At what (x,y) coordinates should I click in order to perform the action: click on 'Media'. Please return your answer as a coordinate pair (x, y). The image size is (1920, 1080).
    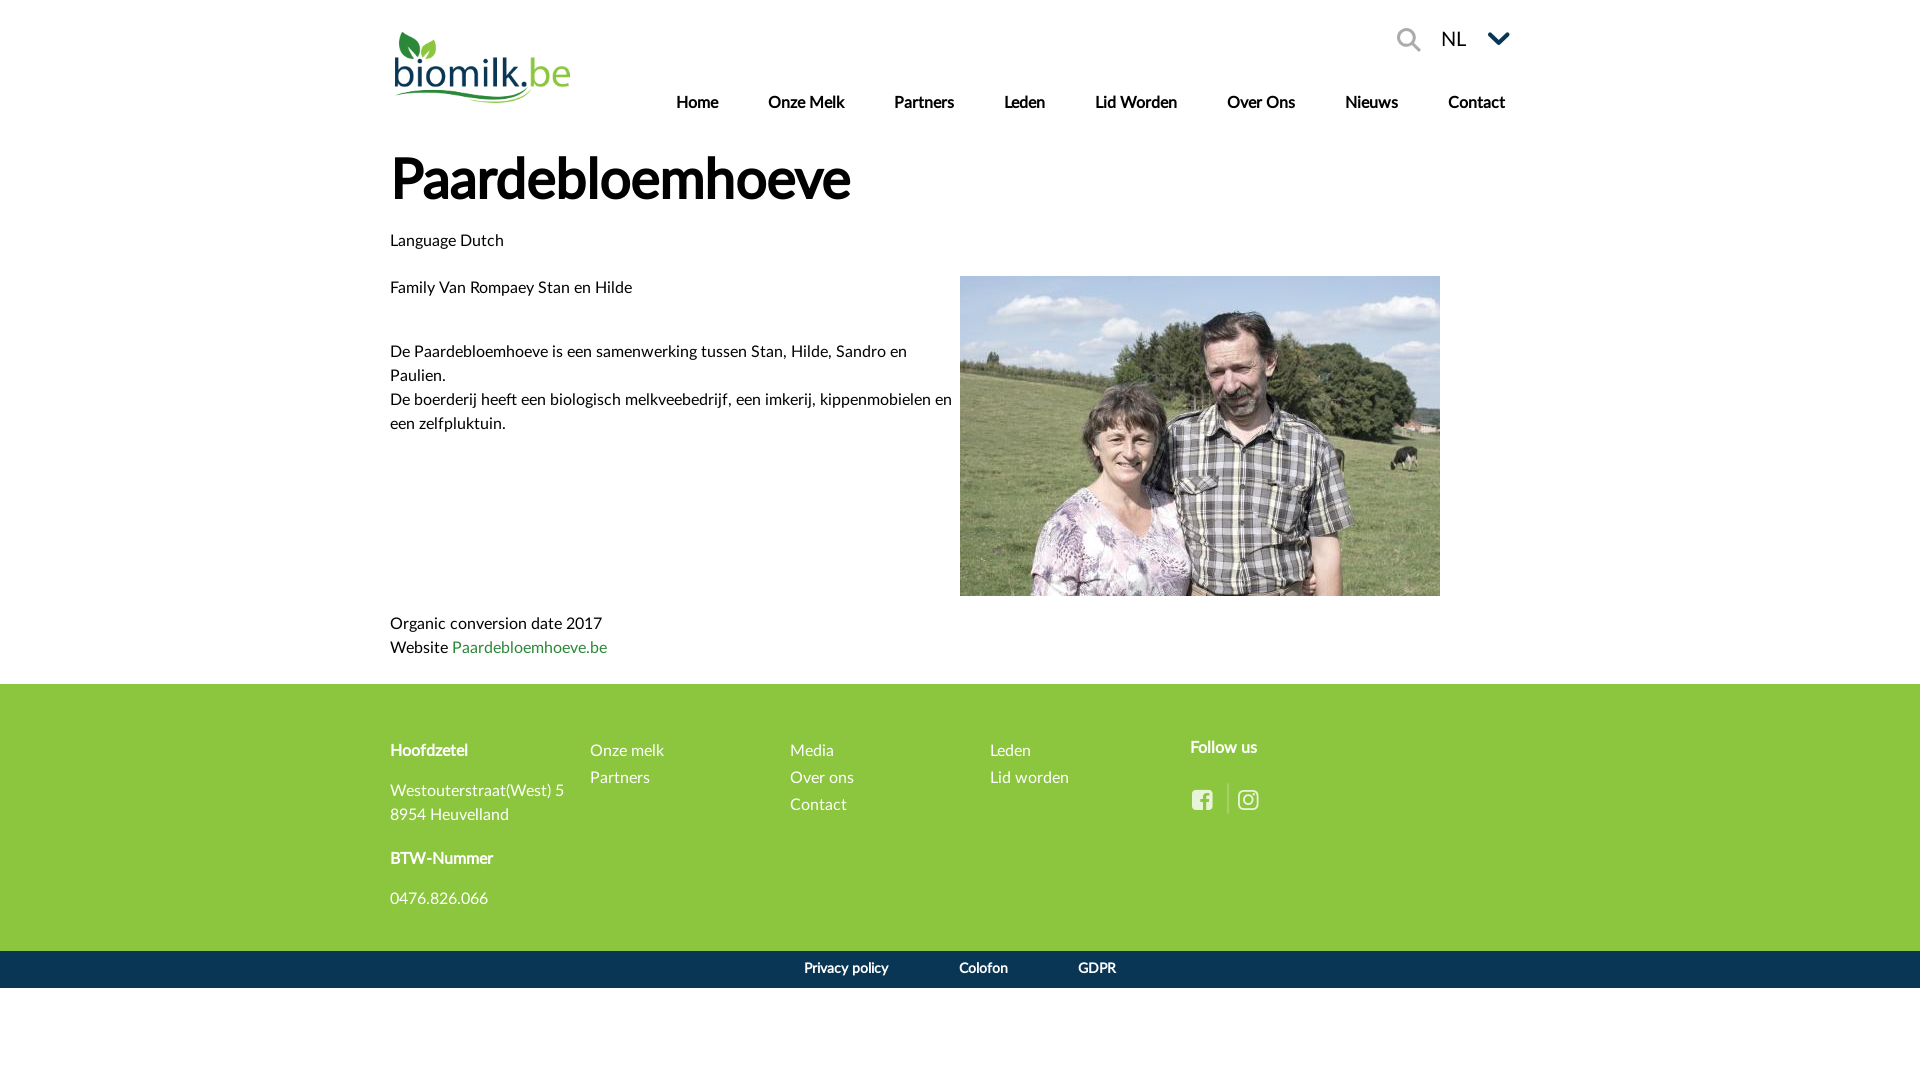
    Looking at the image, I should click on (789, 751).